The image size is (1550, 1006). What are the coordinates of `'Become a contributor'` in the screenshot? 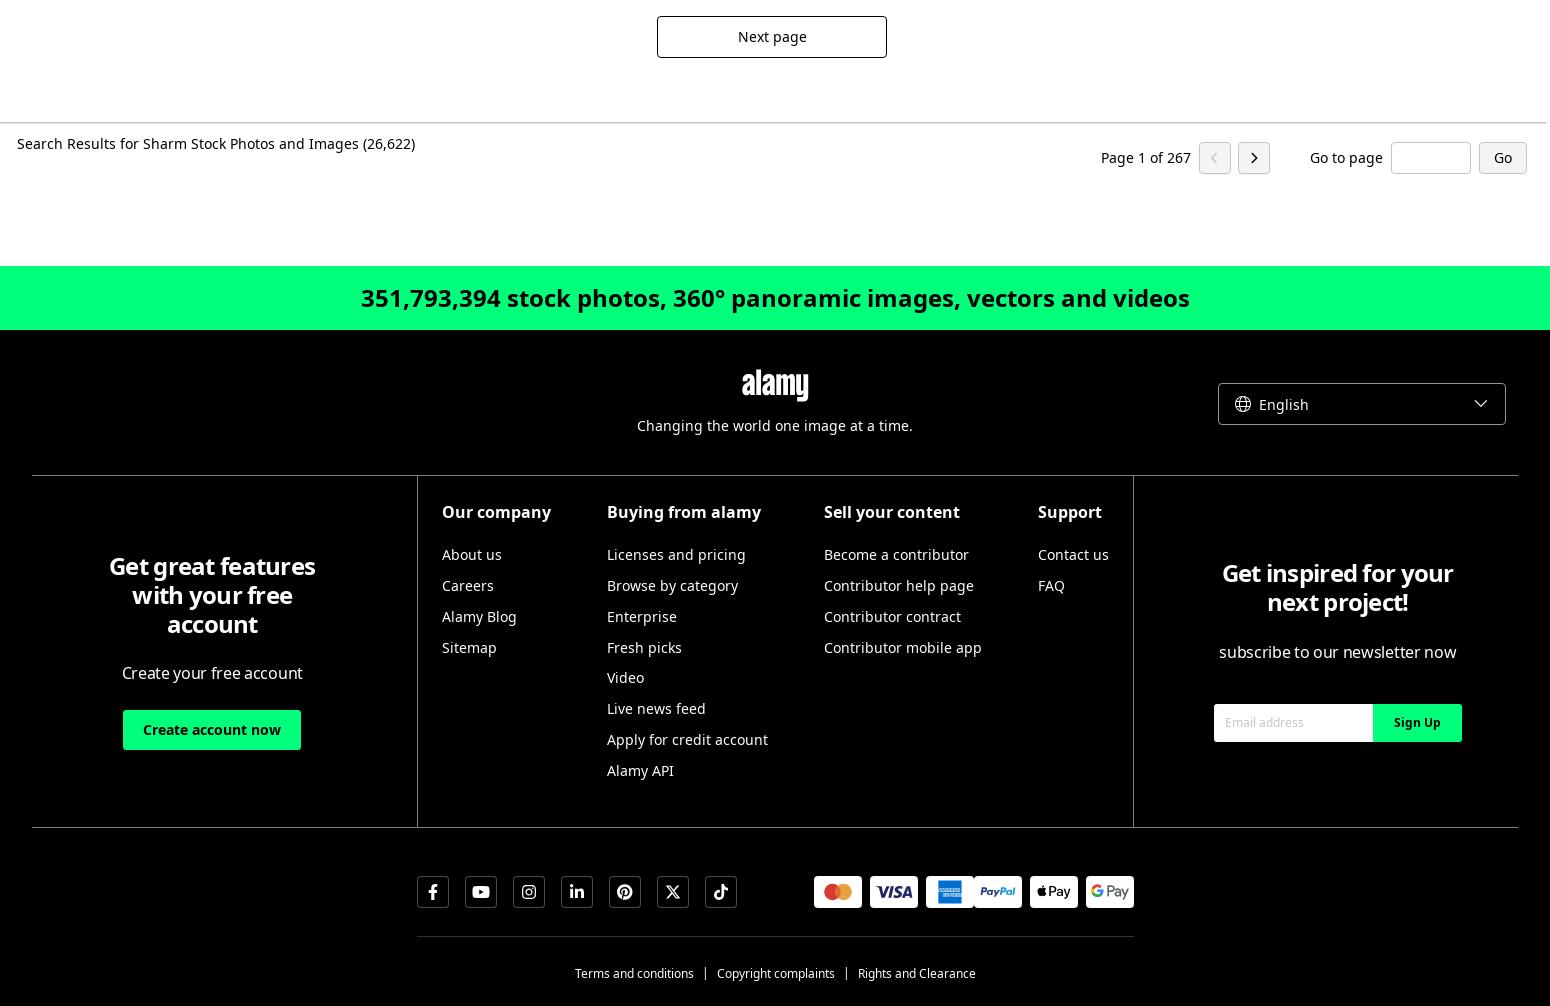 It's located at (895, 554).